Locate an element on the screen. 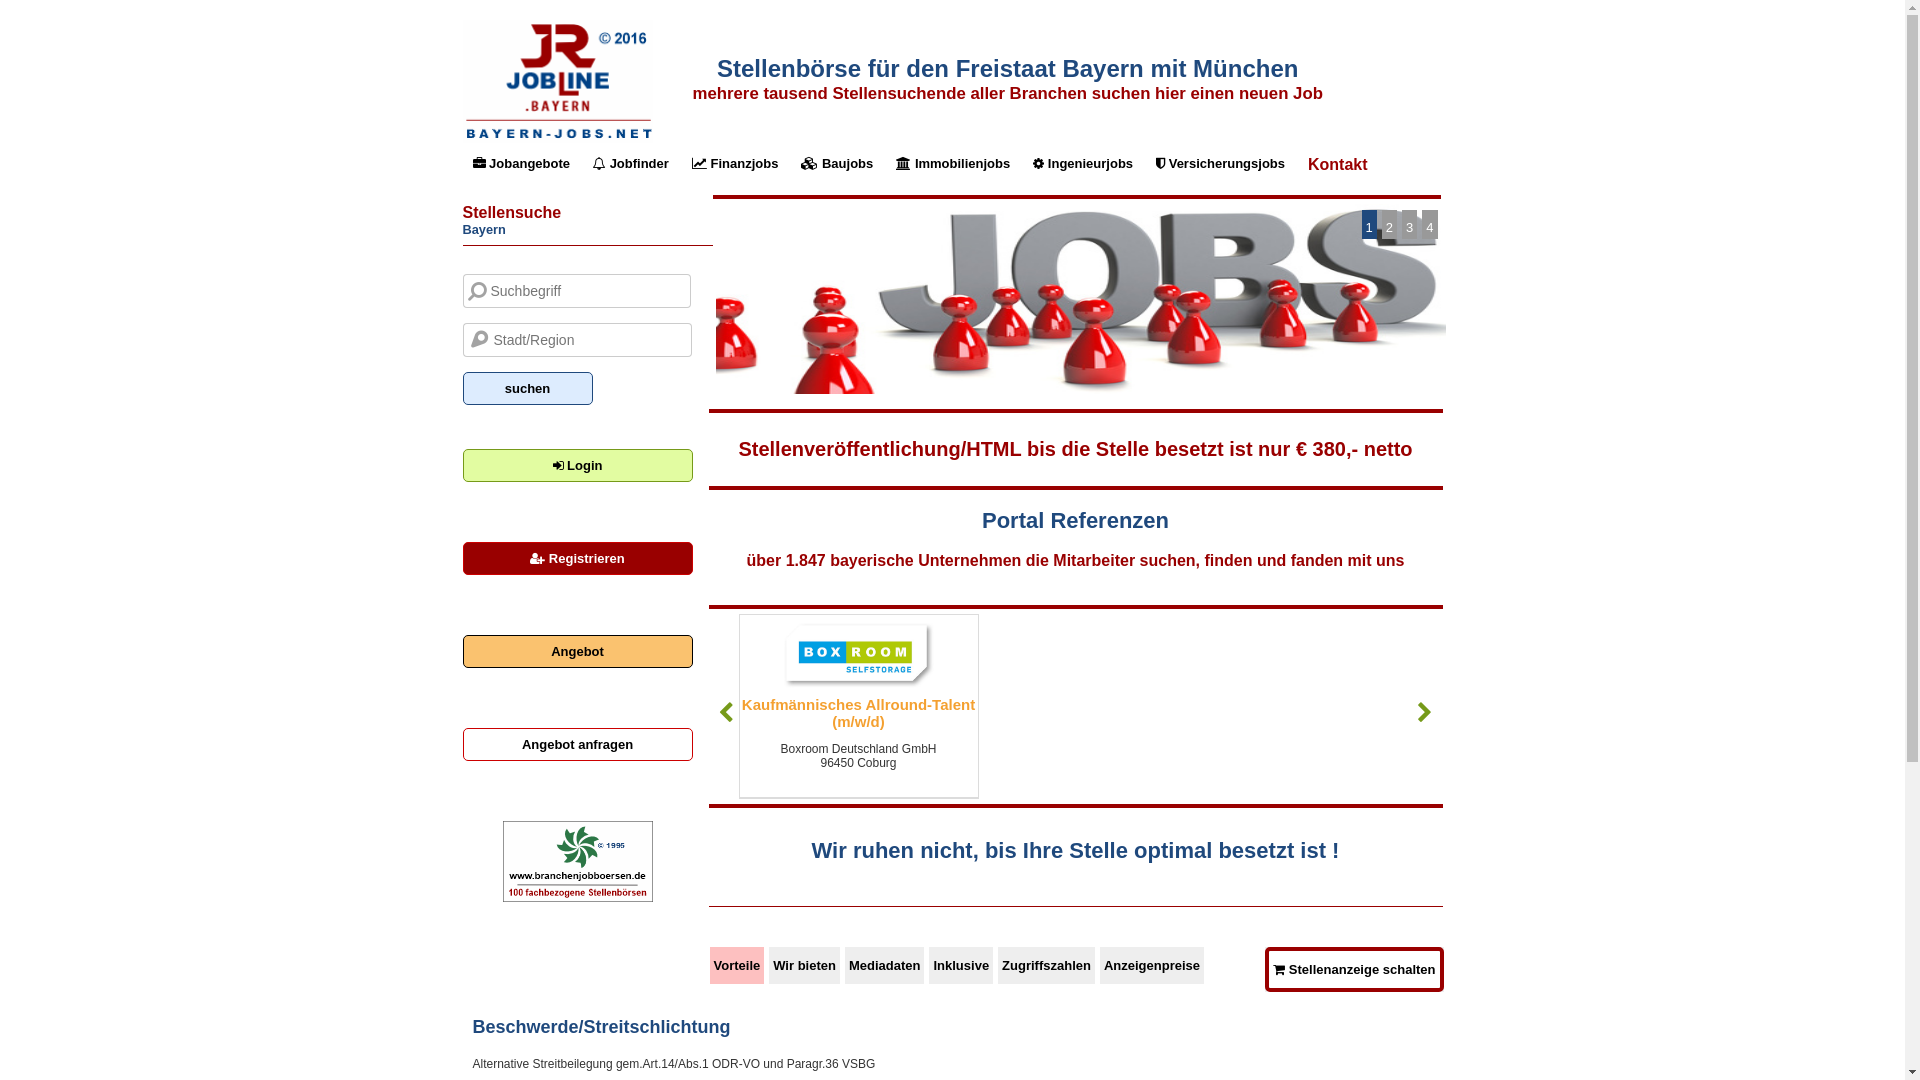 The image size is (1920, 1080). 'Baujobs' is located at coordinates (839, 162).